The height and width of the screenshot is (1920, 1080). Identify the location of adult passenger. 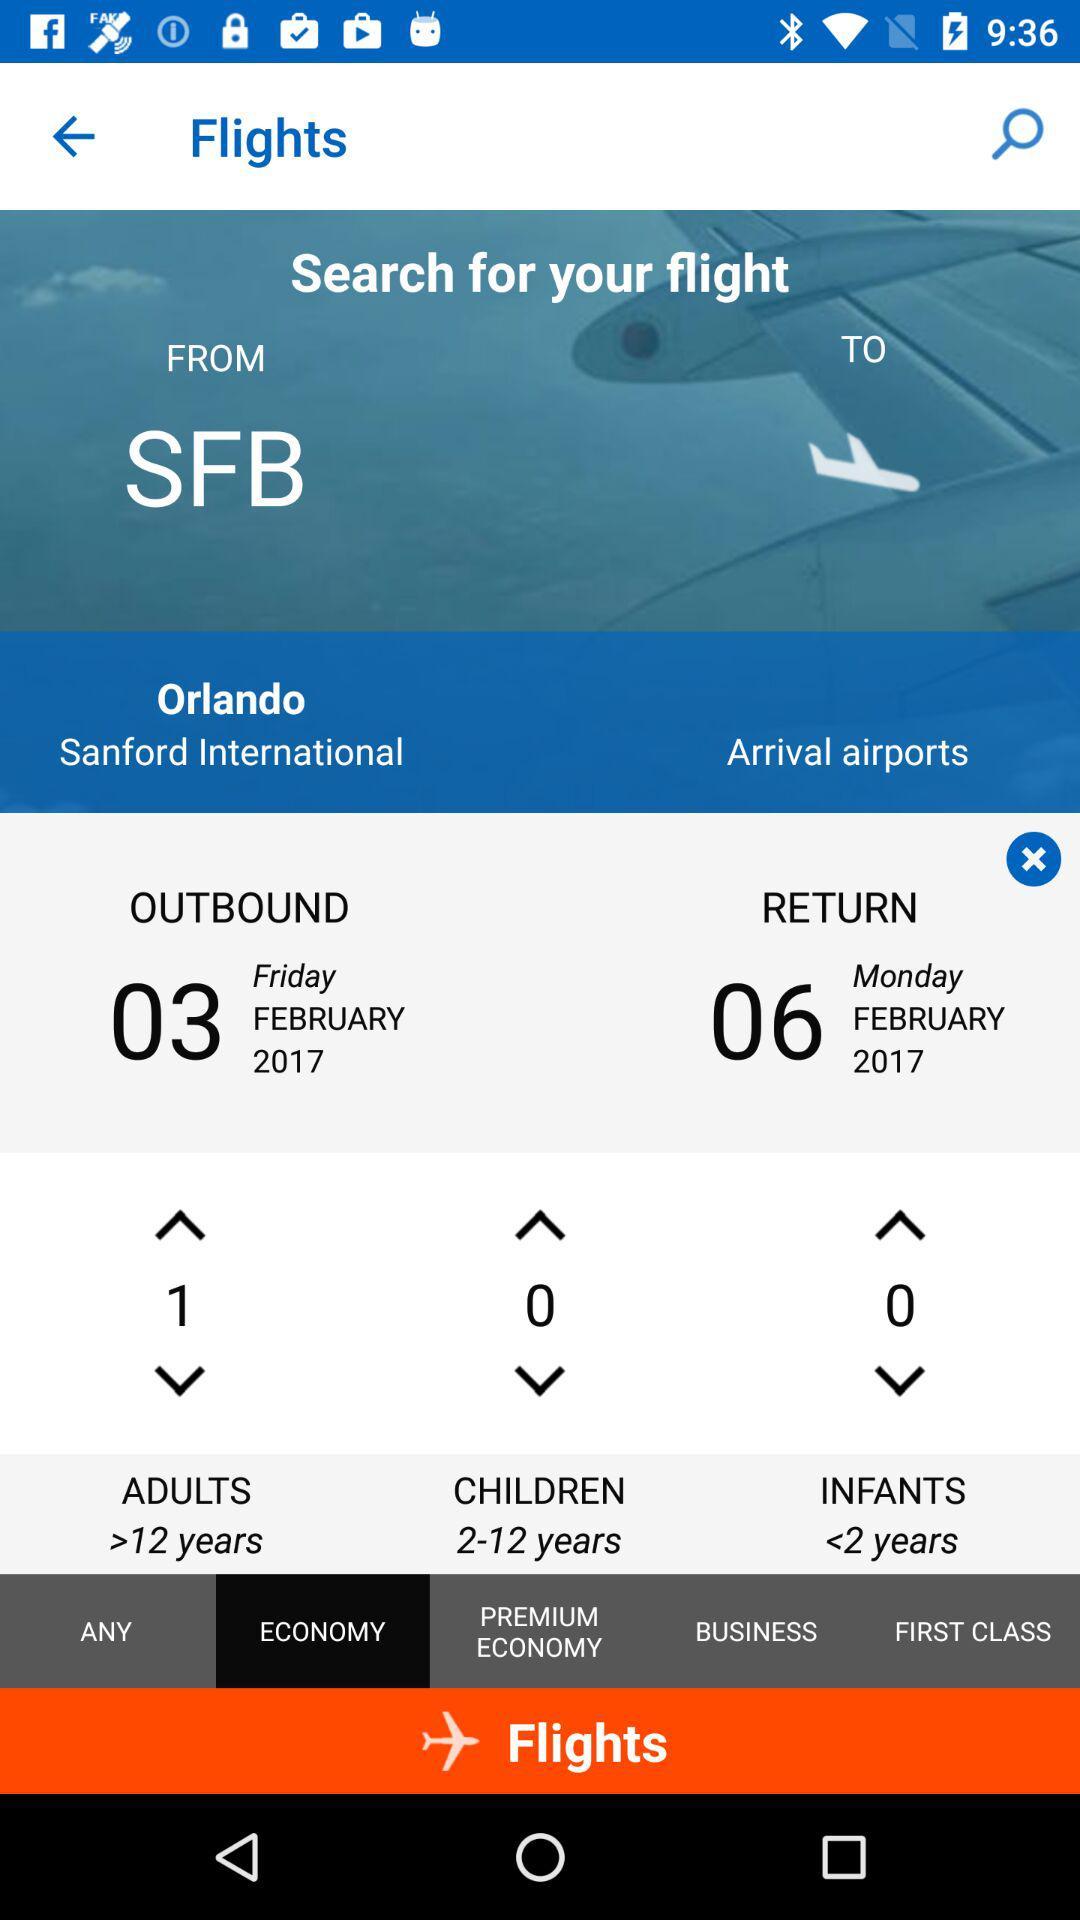
(180, 1224).